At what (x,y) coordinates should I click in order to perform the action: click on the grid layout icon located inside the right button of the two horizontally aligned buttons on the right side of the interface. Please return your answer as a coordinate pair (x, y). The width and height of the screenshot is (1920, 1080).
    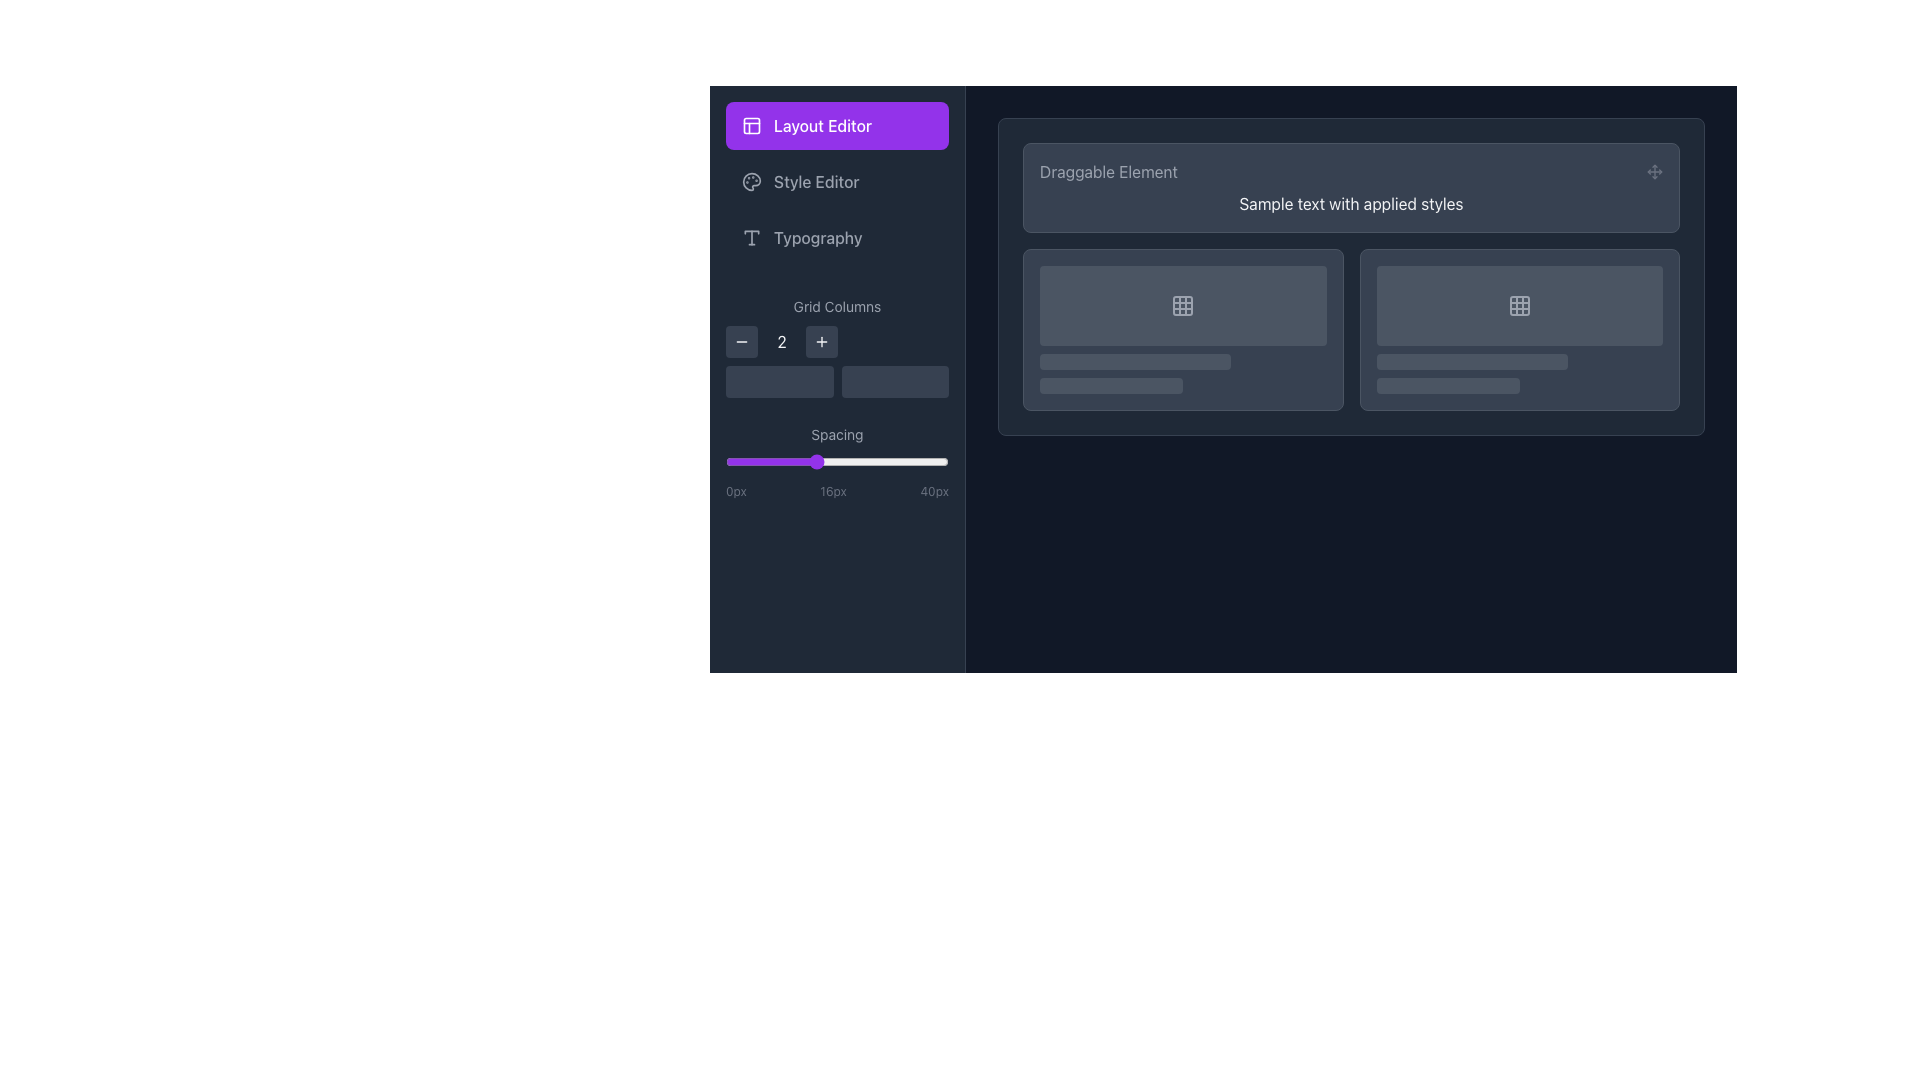
    Looking at the image, I should click on (1183, 305).